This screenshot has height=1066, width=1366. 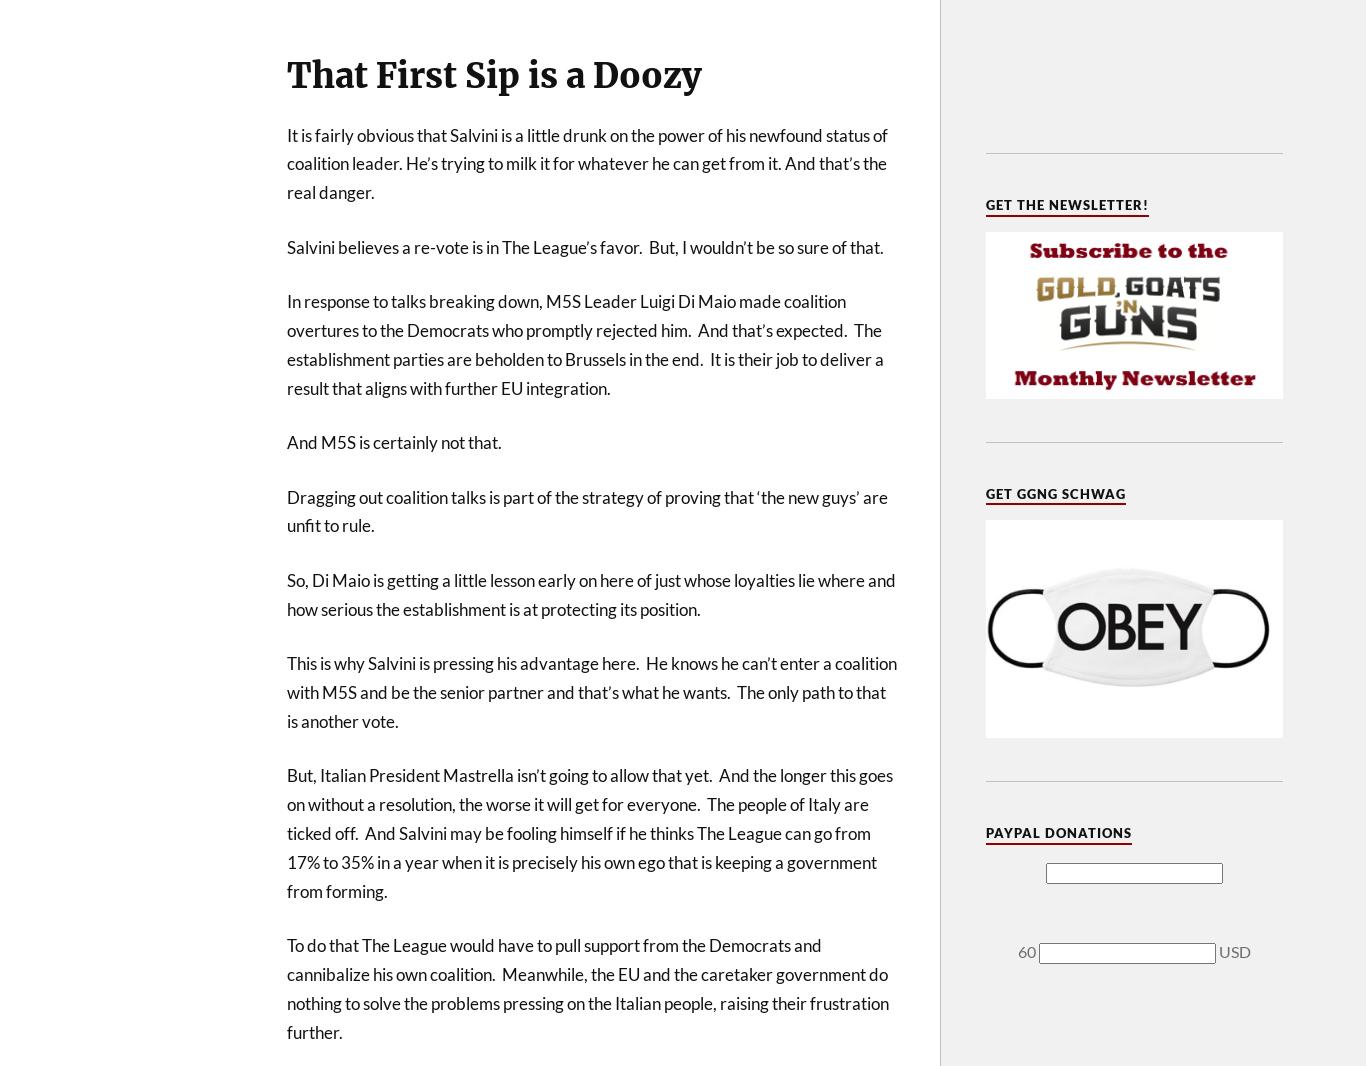 I want to click on 'In response to talks breaking down, M5S Leader Luigi Di Maio made coalition overtures to the Democrats who promptly rejected him.  And that’s expected.  The establishment parties are beholden to Brussels in the end.  It is their job to deliver a result that aligns with further EU integration.', so click(x=584, y=344).